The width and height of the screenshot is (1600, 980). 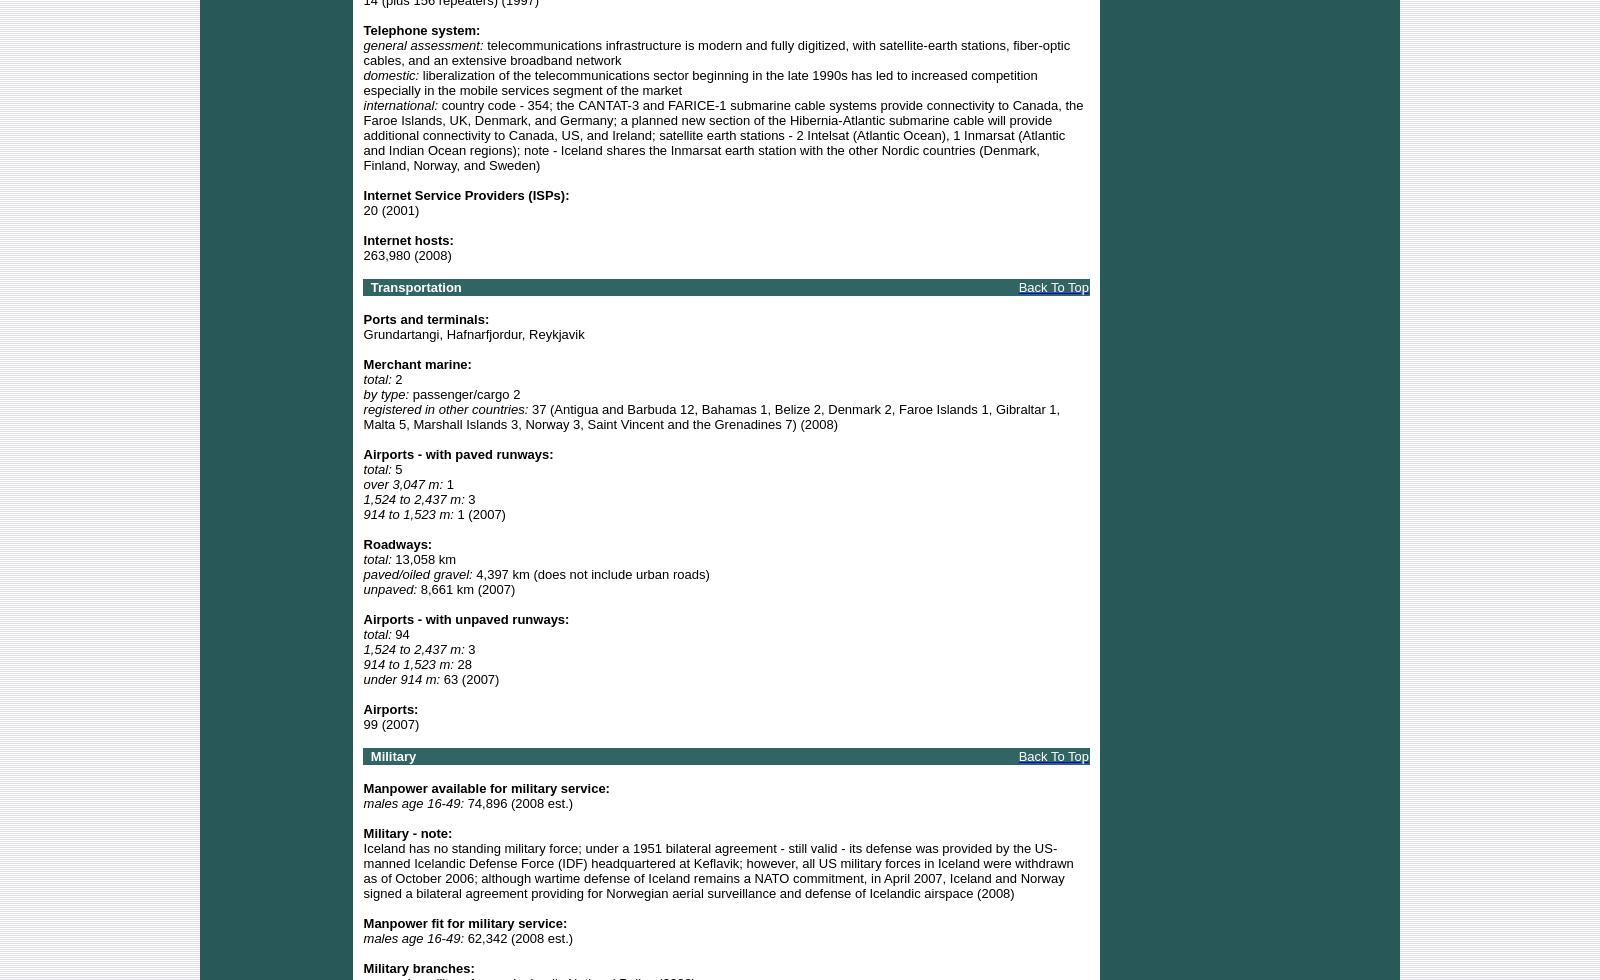 What do you see at coordinates (444, 408) in the screenshot?
I see `'registered in other countries:'` at bounding box center [444, 408].